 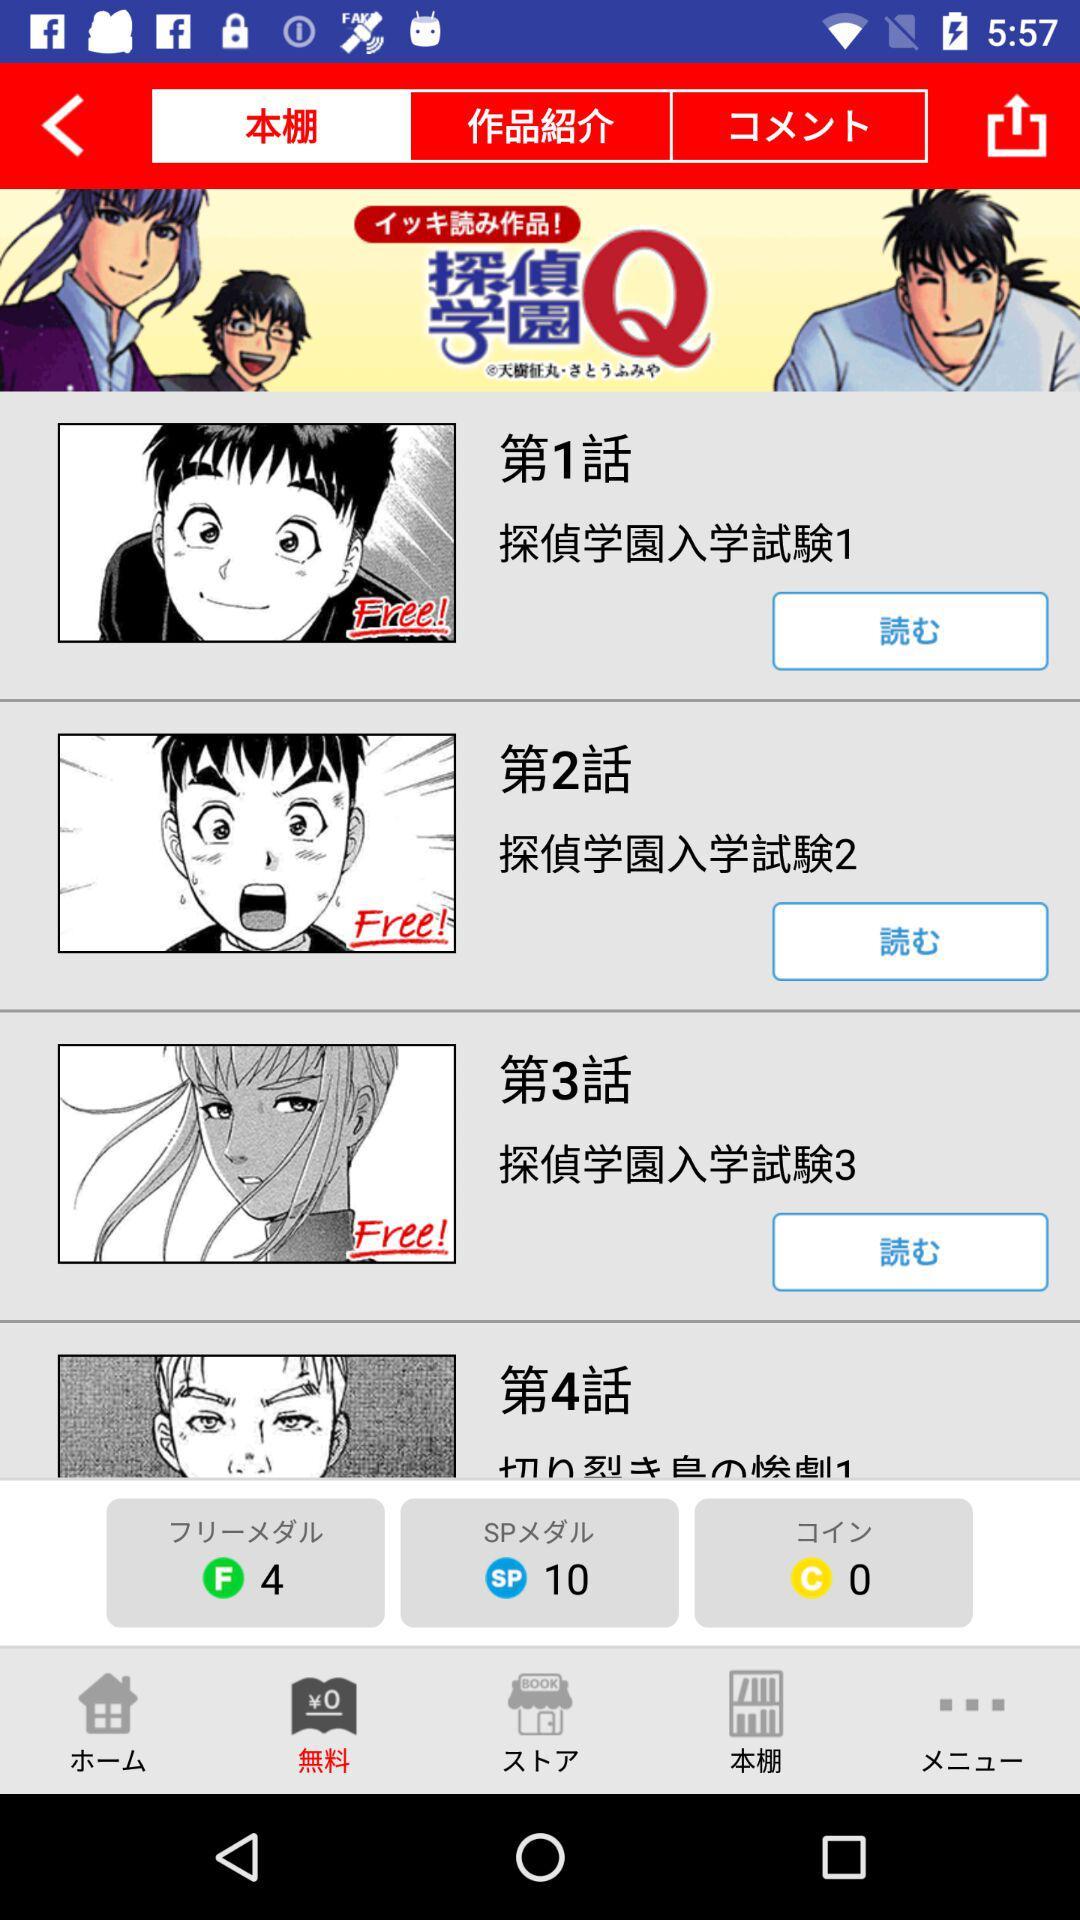 I want to click on icon below 0 item, so click(x=971, y=1720).